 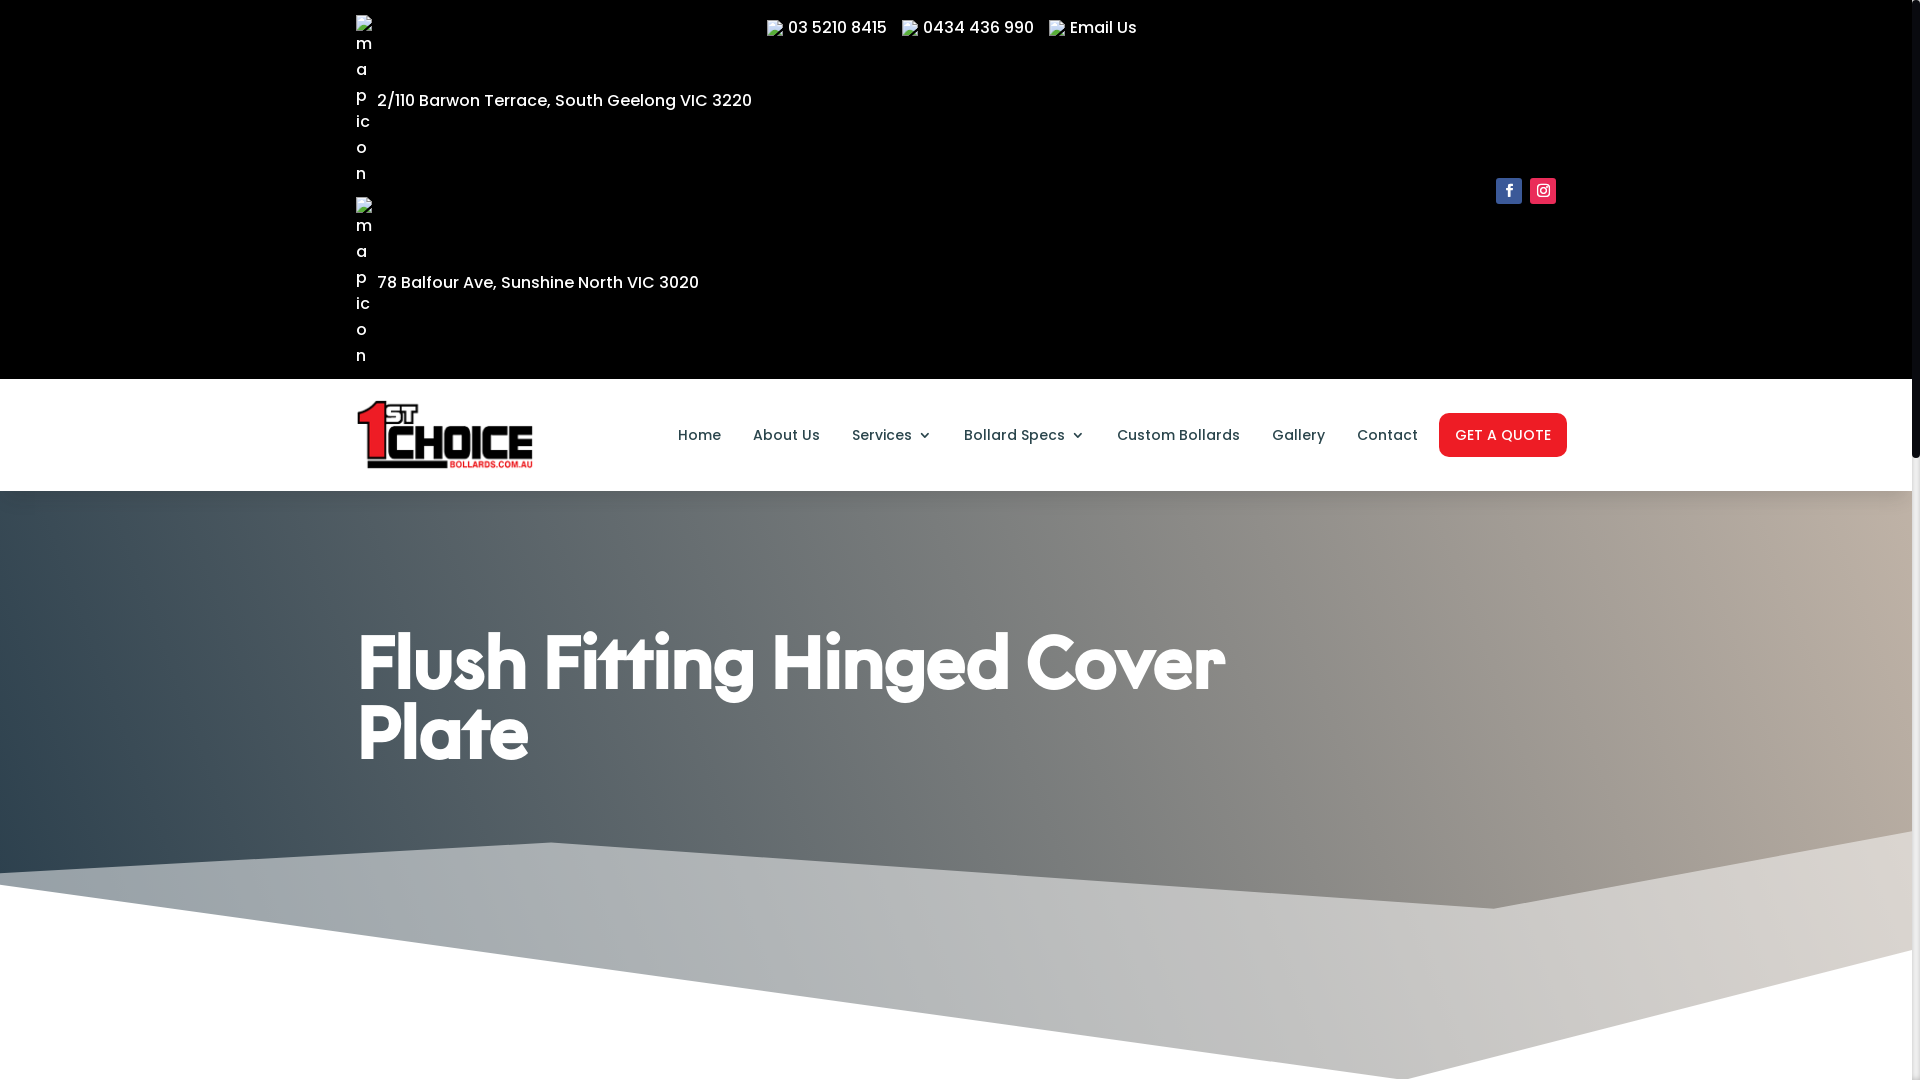 What do you see at coordinates (968, 27) in the screenshot?
I see `'0434 436 990'` at bounding box center [968, 27].